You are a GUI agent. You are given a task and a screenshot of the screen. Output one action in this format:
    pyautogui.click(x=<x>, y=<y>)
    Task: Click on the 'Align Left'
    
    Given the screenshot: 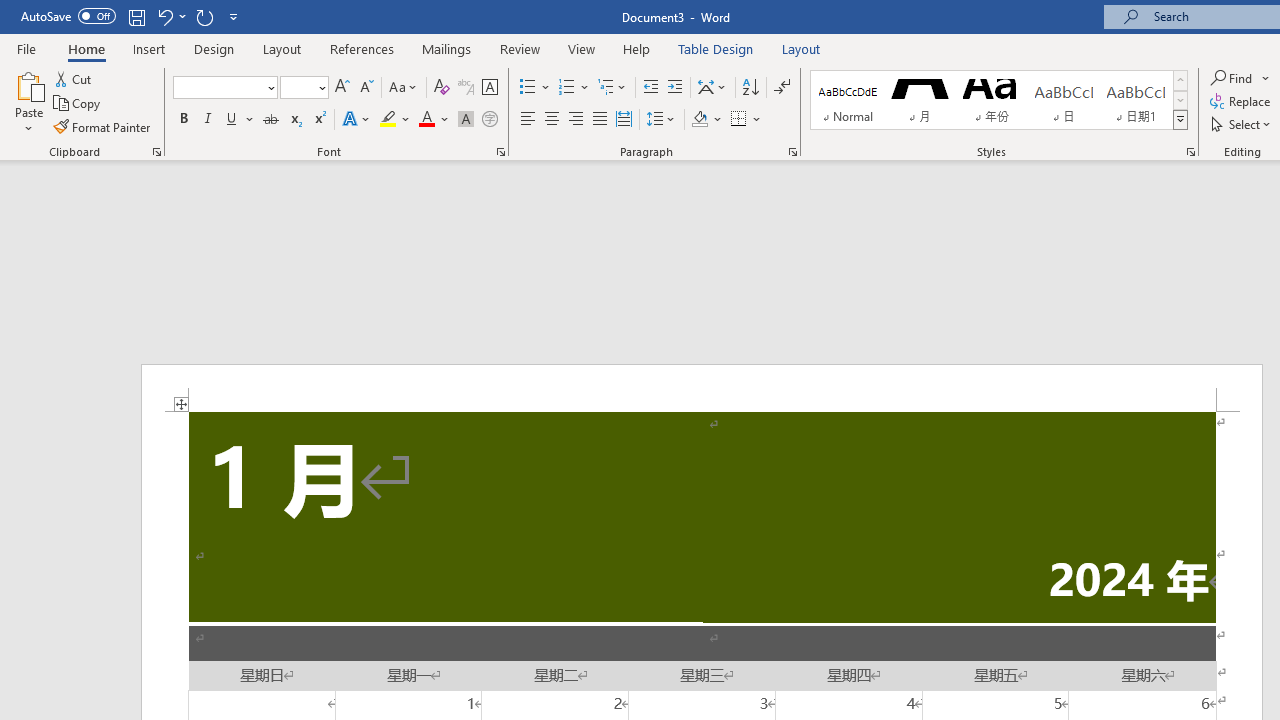 What is the action you would take?
    pyautogui.click(x=528, y=119)
    